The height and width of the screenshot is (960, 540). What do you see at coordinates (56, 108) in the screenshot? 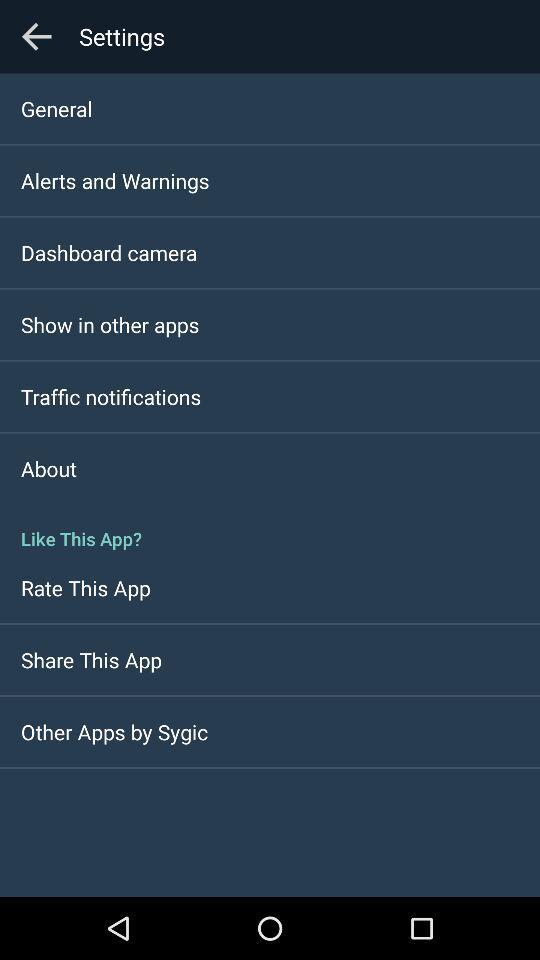
I see `the general` at bounding box center [56, 108].